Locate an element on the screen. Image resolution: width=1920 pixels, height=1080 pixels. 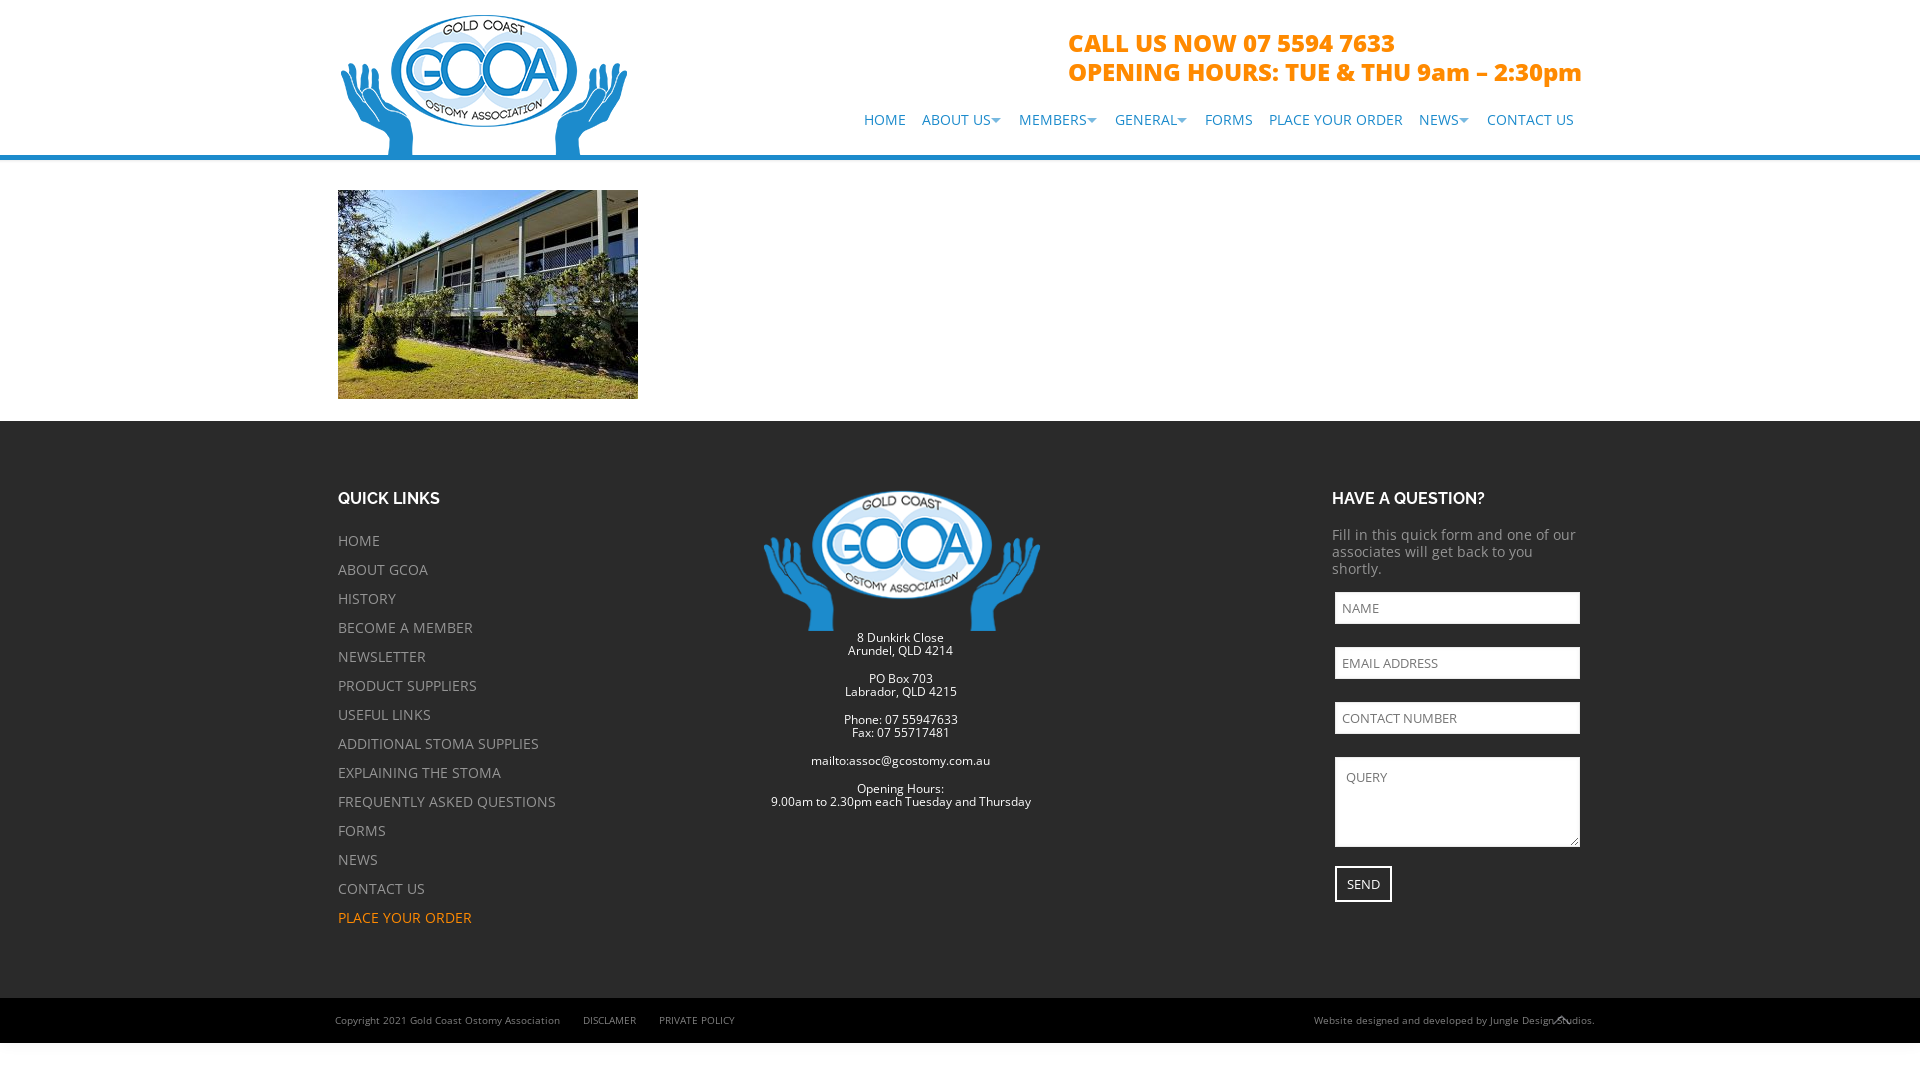
'USEFUL LINKS' is located at coordinates (337, 713).